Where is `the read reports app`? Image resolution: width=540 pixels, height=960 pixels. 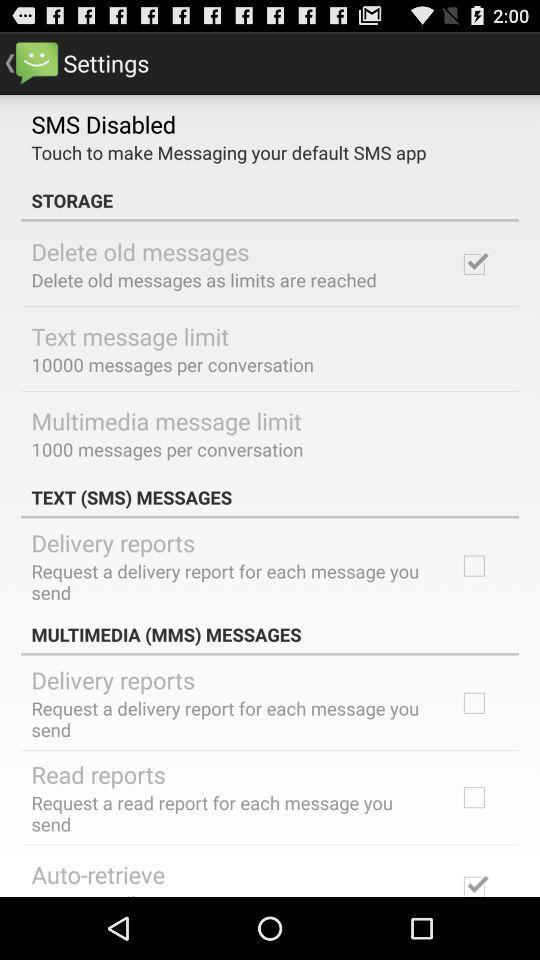
the read reports app is located at coordinates (97, 773).